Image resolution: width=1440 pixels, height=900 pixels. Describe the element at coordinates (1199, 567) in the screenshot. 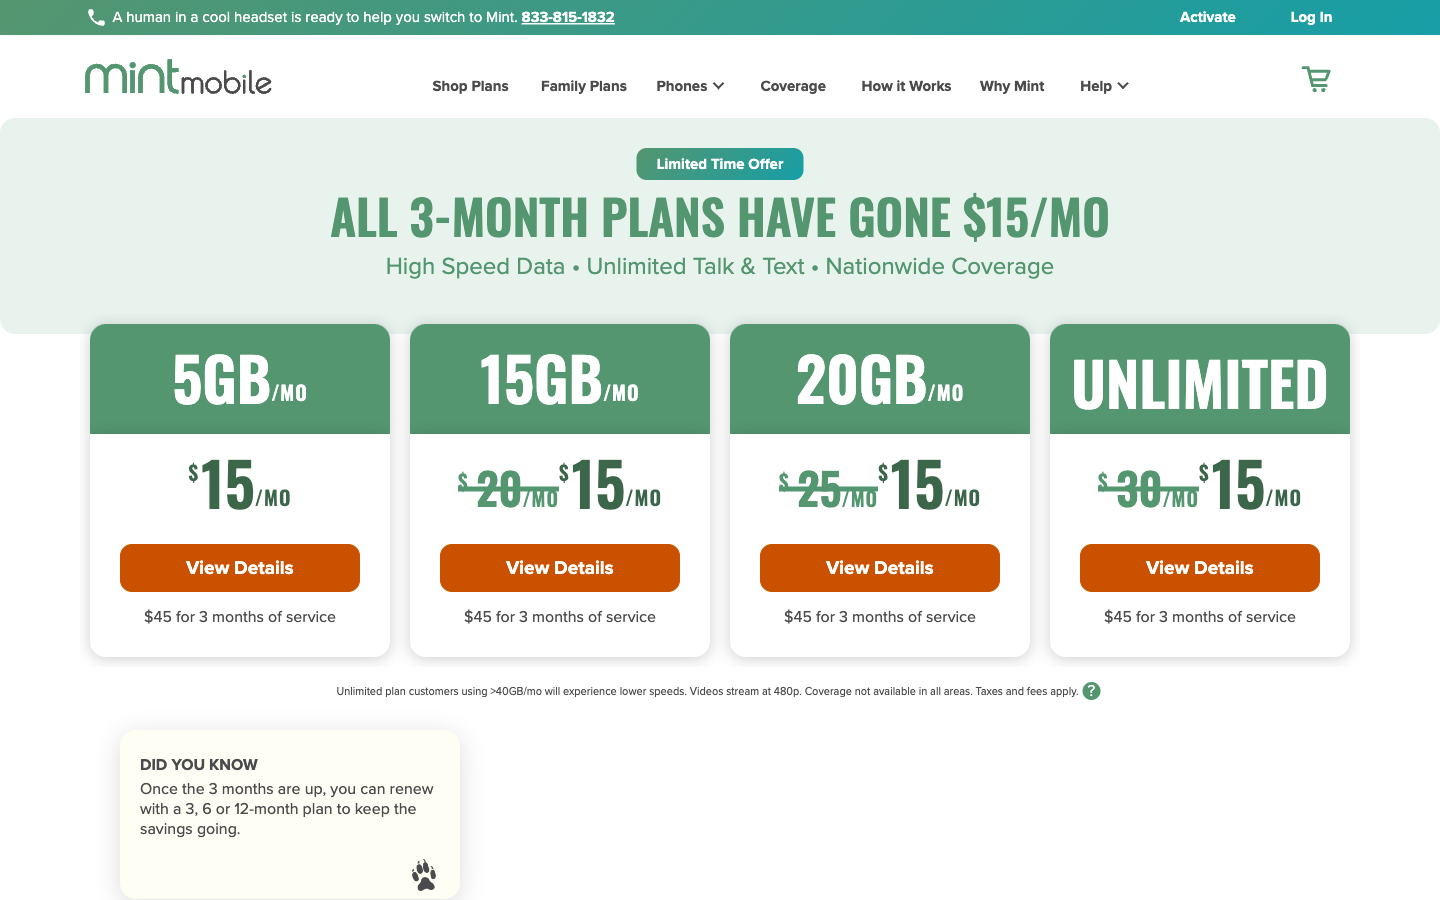

I see `Inspect the information of Unlimited Data package` at that location.